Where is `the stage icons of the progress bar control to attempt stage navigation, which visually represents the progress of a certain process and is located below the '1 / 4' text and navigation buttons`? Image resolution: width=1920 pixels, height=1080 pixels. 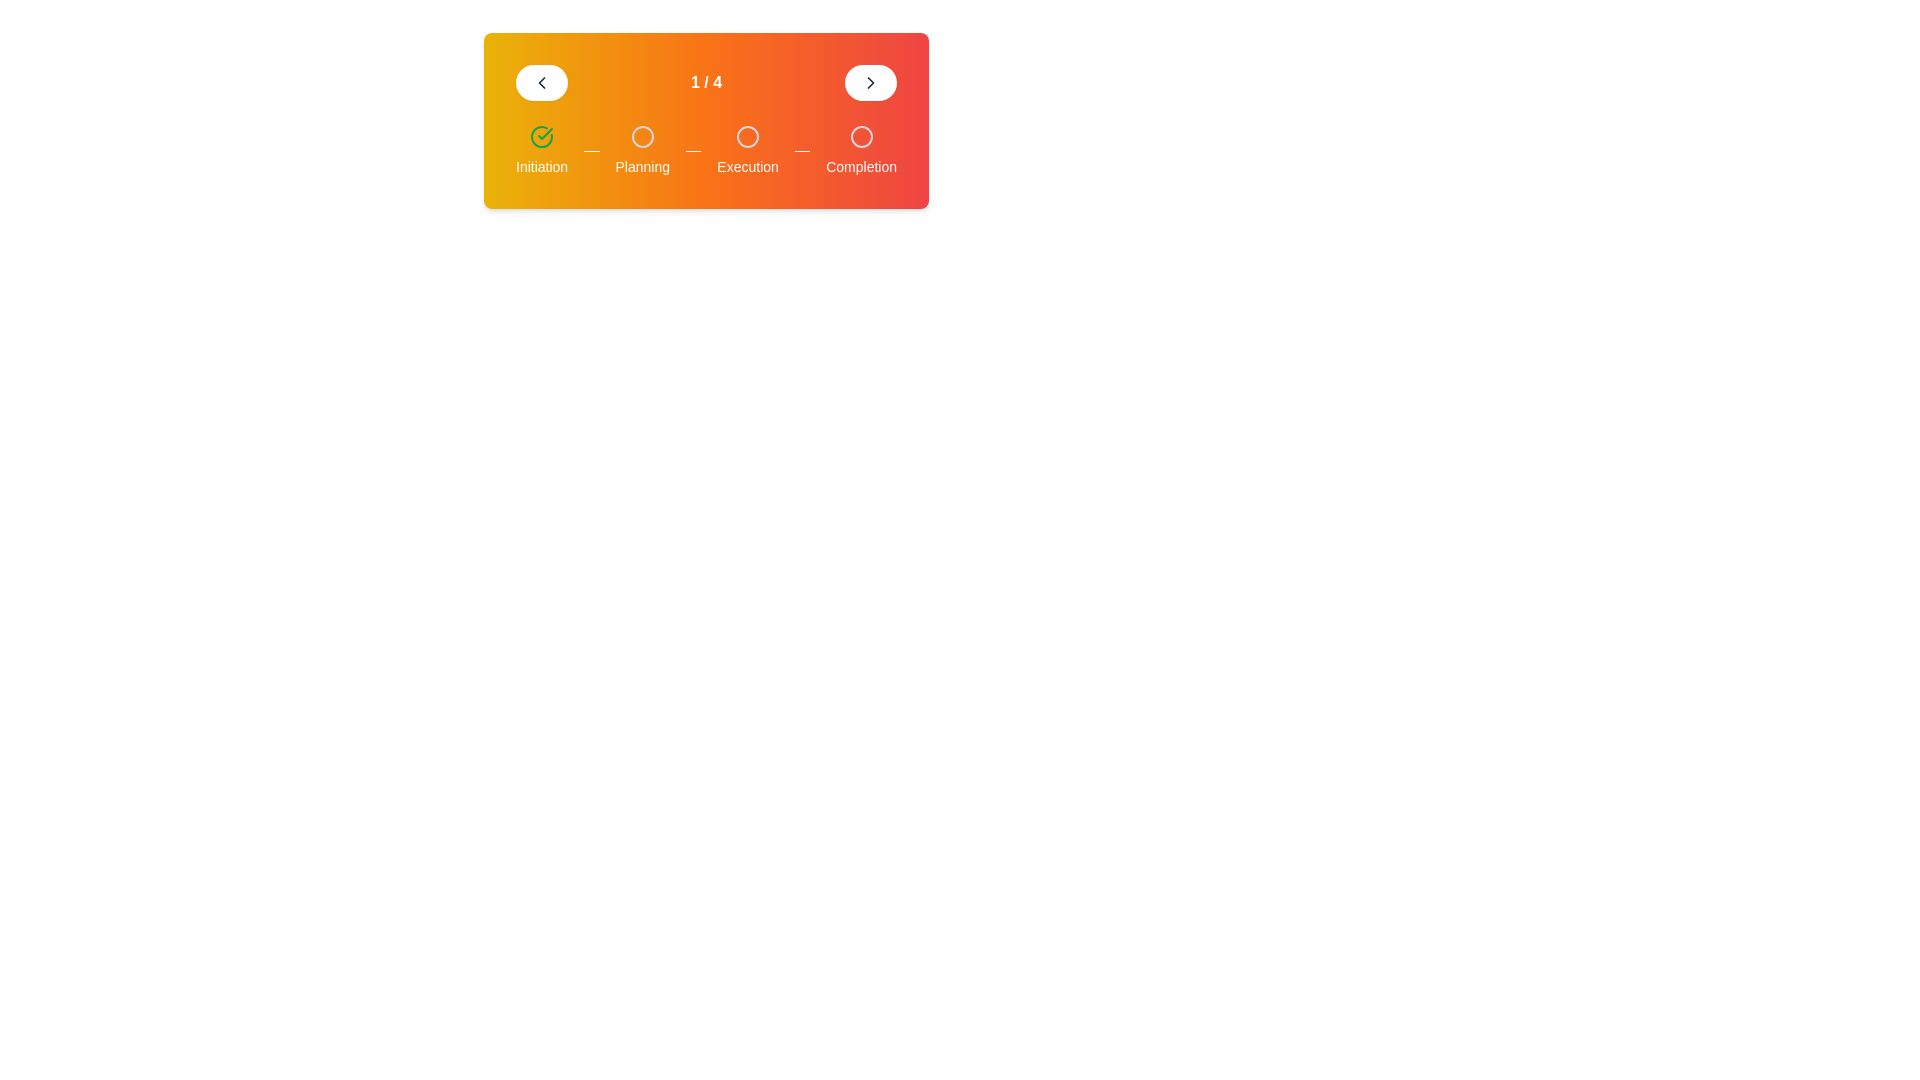 the stage icons of the progress bar control to attempt stage navigation, which visually represents the progress of a certain process and is located below the '1 / 4' text and navigation buttons is located at coordinates (706, 149).